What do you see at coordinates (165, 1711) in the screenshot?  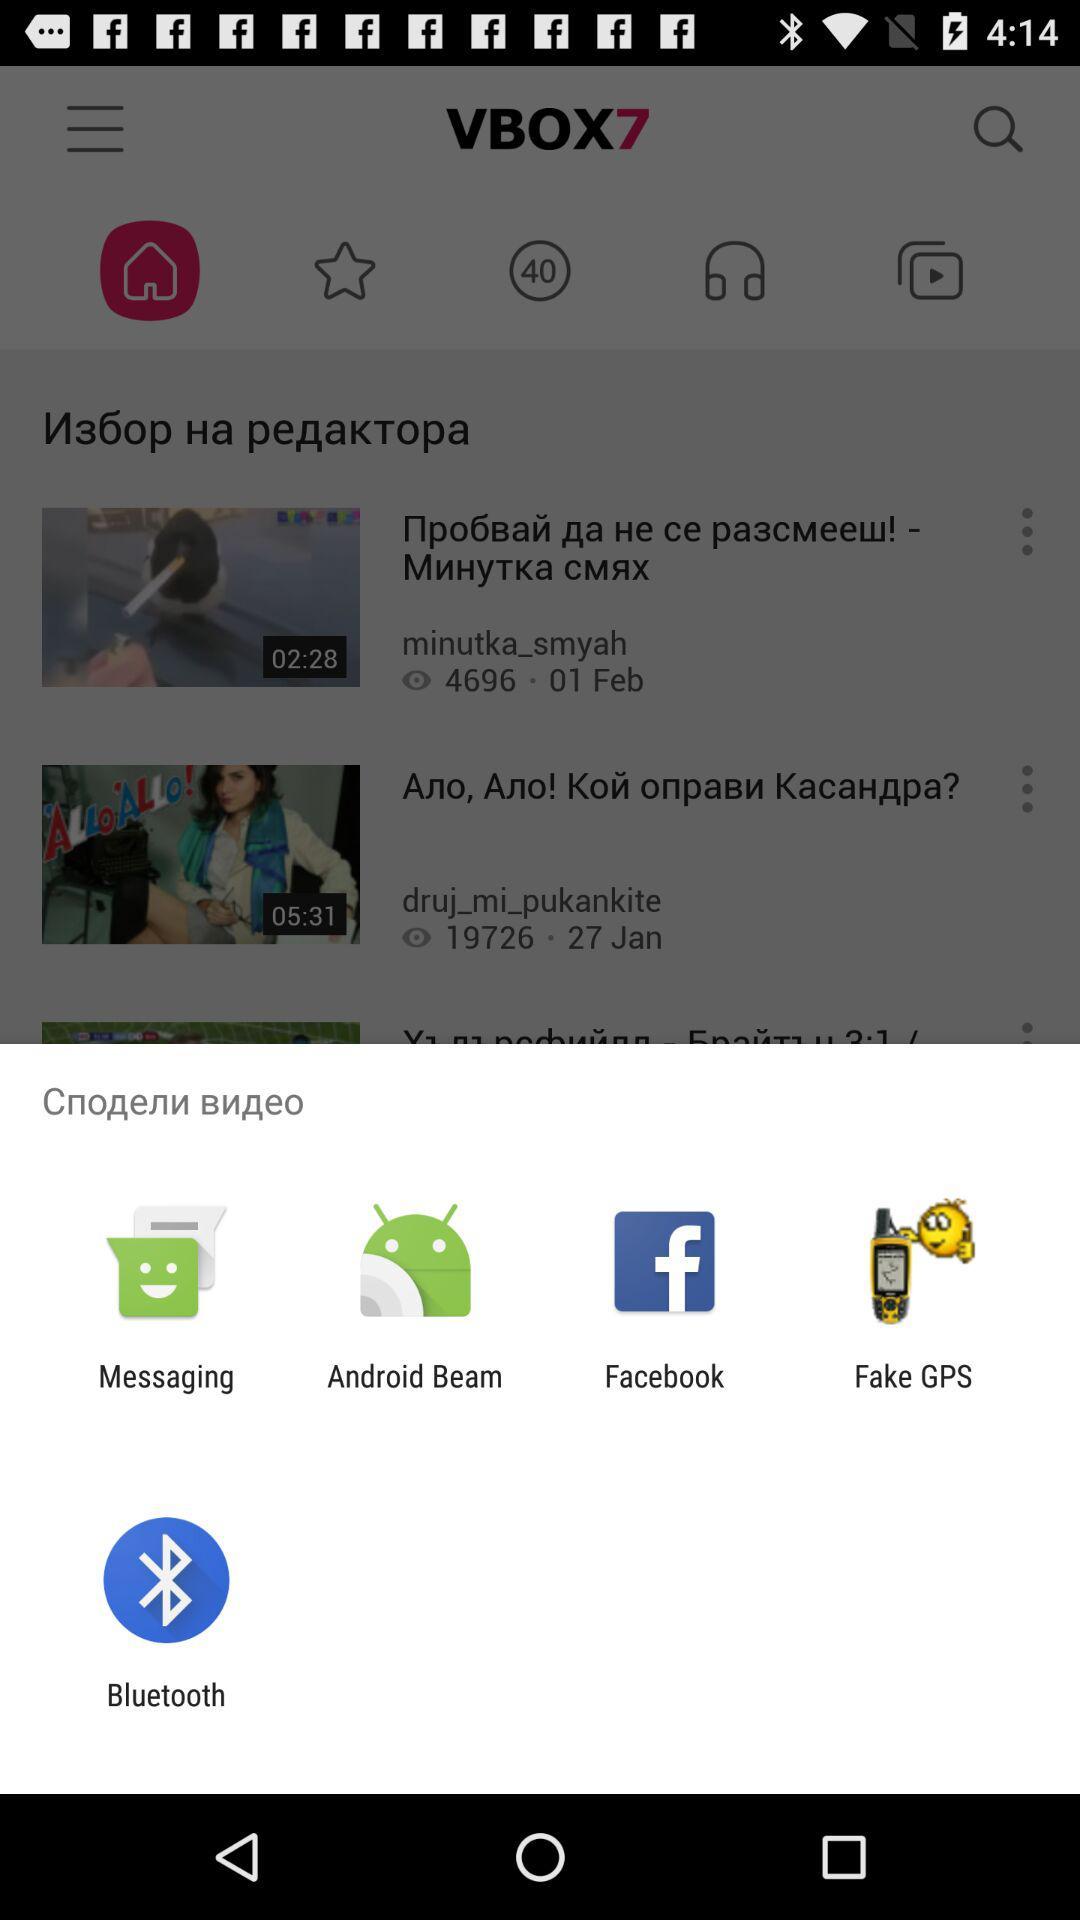 I see `the bluetooth` at bounding box center [165, 1711].